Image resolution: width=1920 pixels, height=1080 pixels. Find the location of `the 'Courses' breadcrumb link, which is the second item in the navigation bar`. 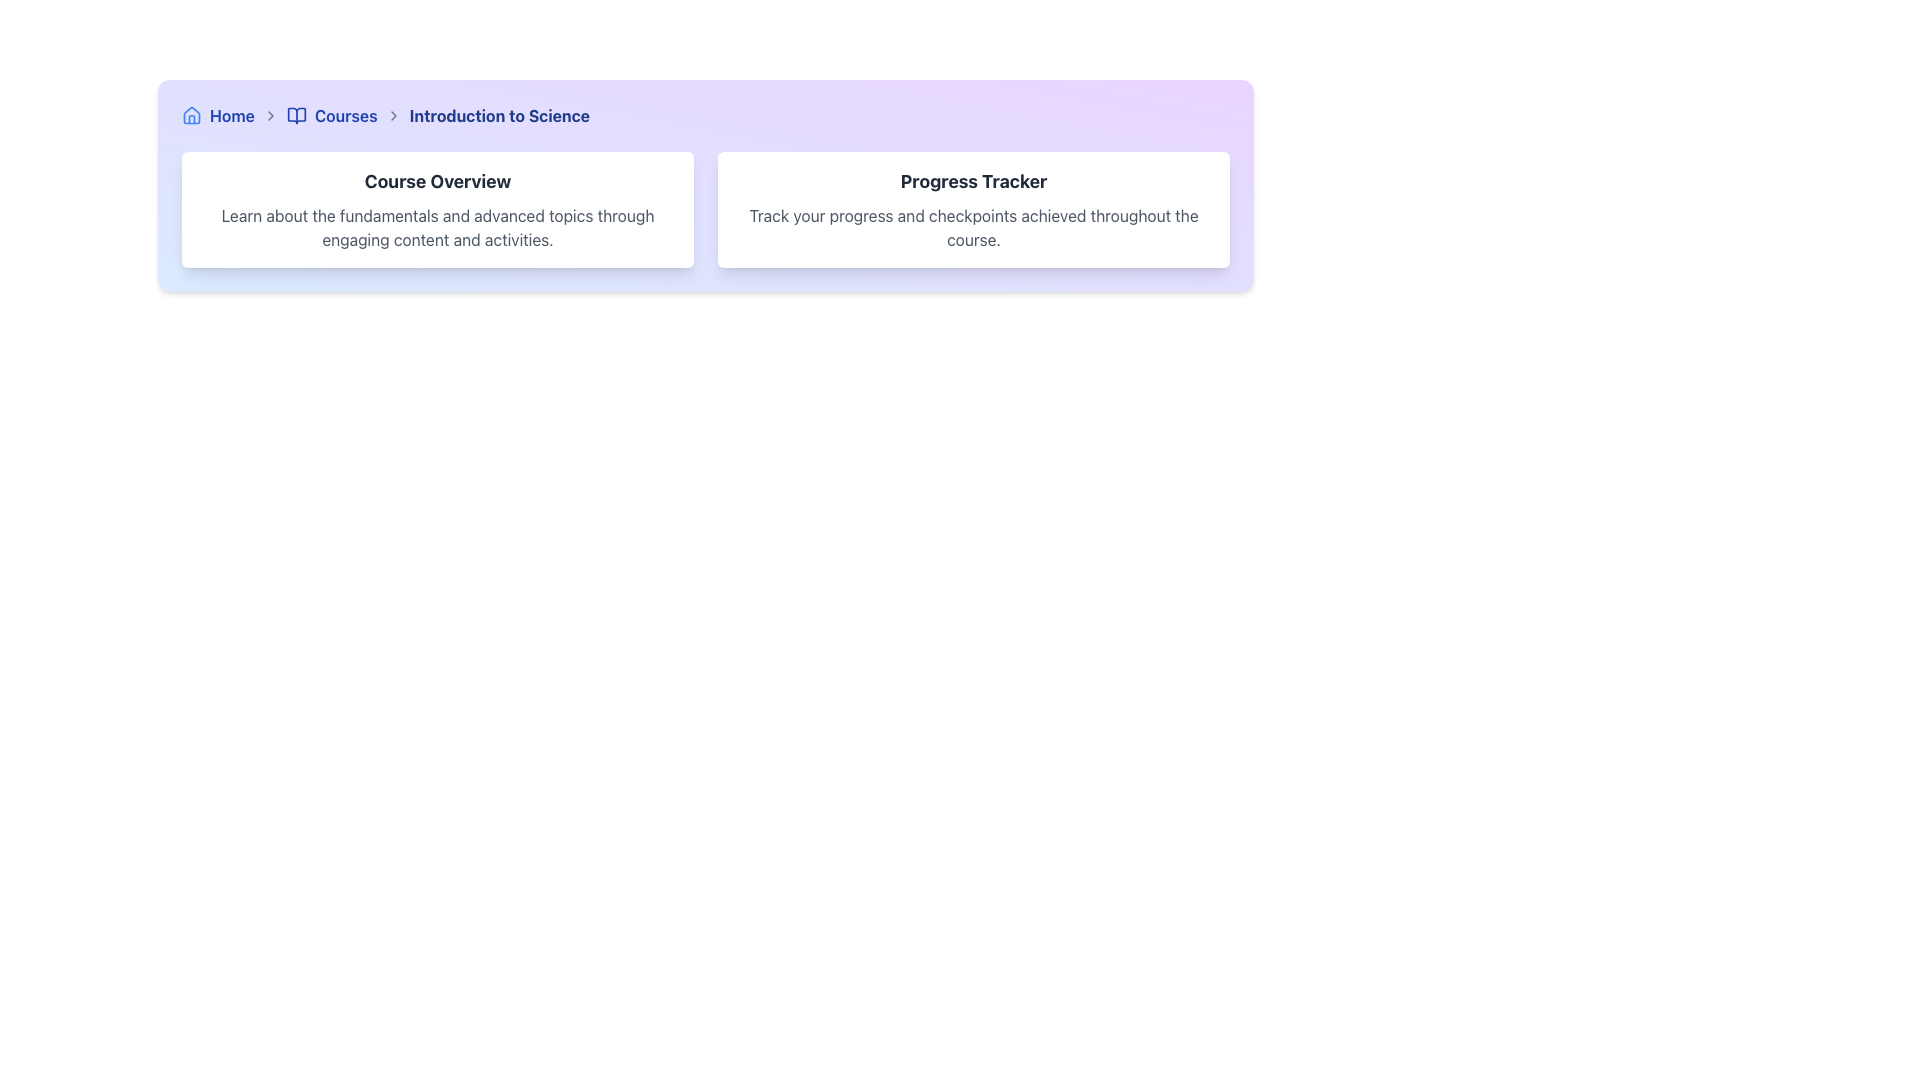

the 'Courses' breadcrumb link, which is the second item in the navigation bar is located at coordinates (332, 115).